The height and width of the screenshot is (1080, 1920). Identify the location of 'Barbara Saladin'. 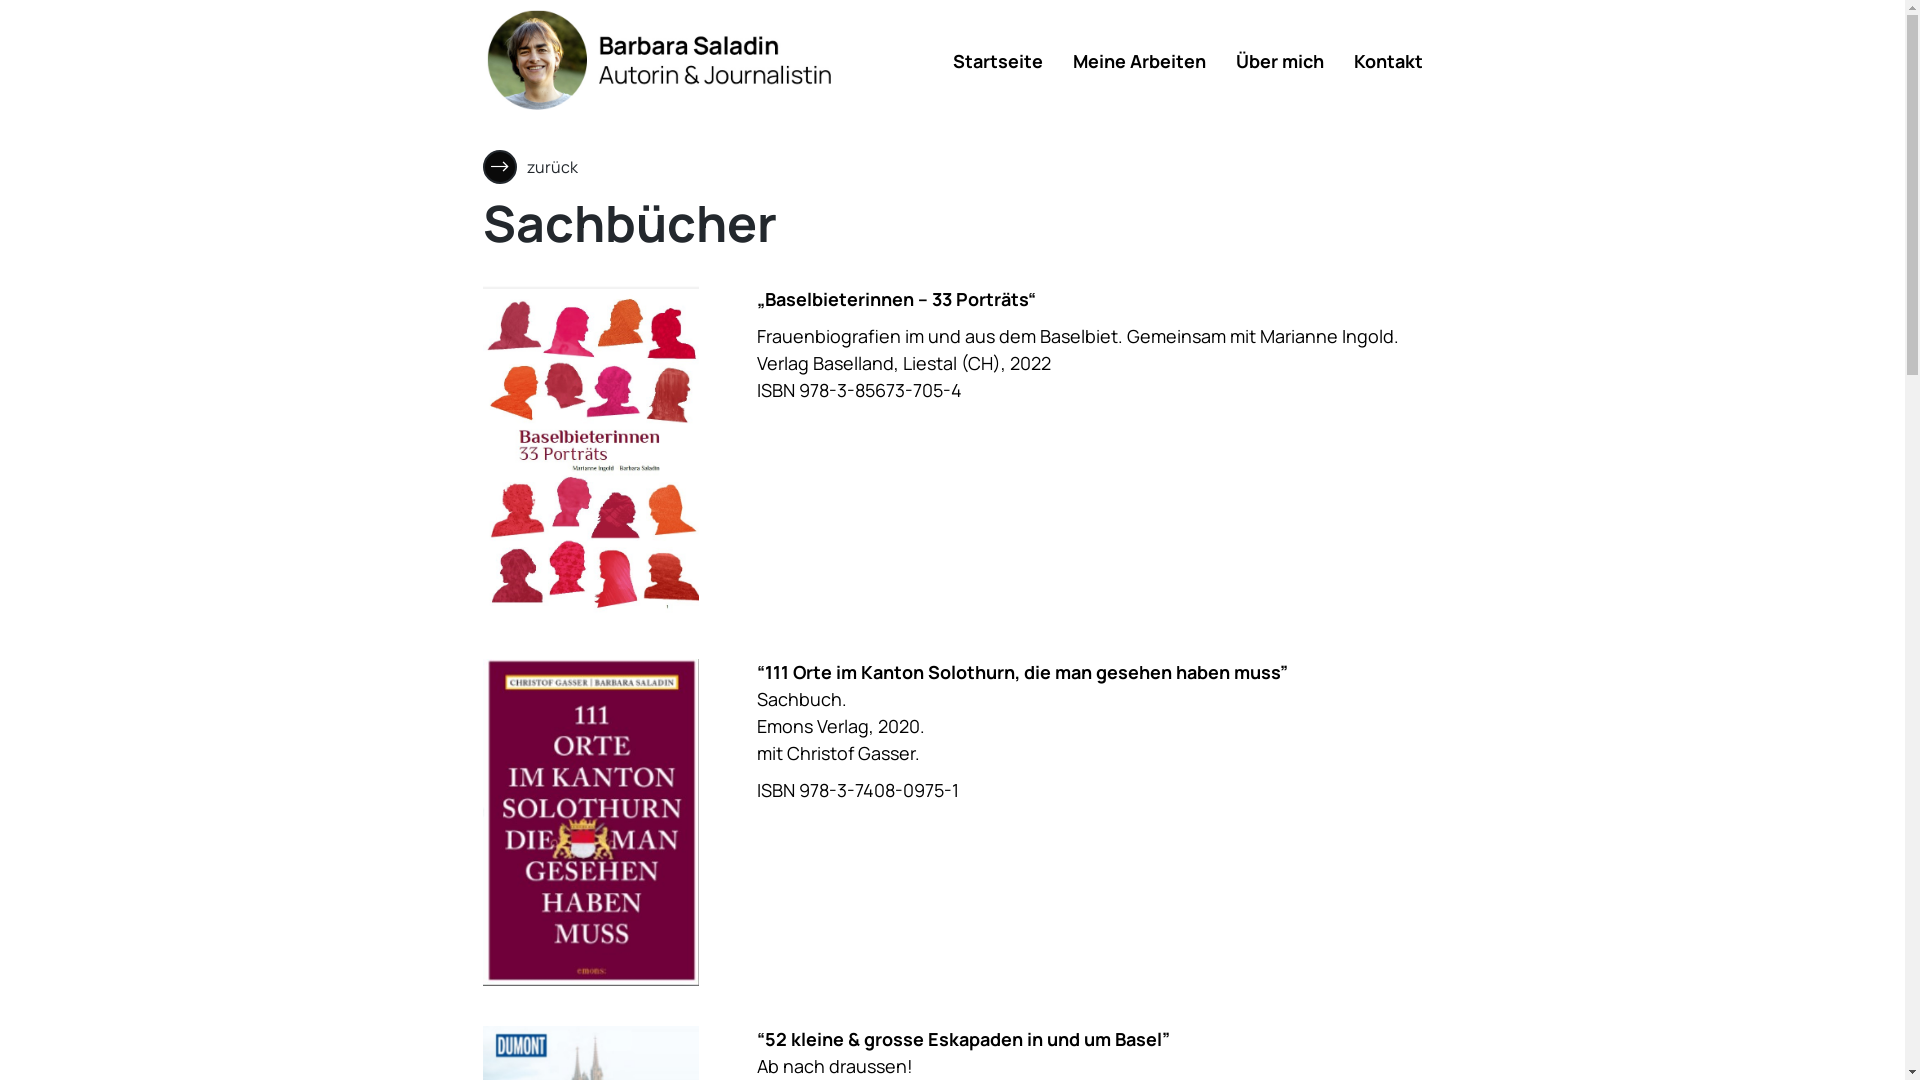
(662, 59).